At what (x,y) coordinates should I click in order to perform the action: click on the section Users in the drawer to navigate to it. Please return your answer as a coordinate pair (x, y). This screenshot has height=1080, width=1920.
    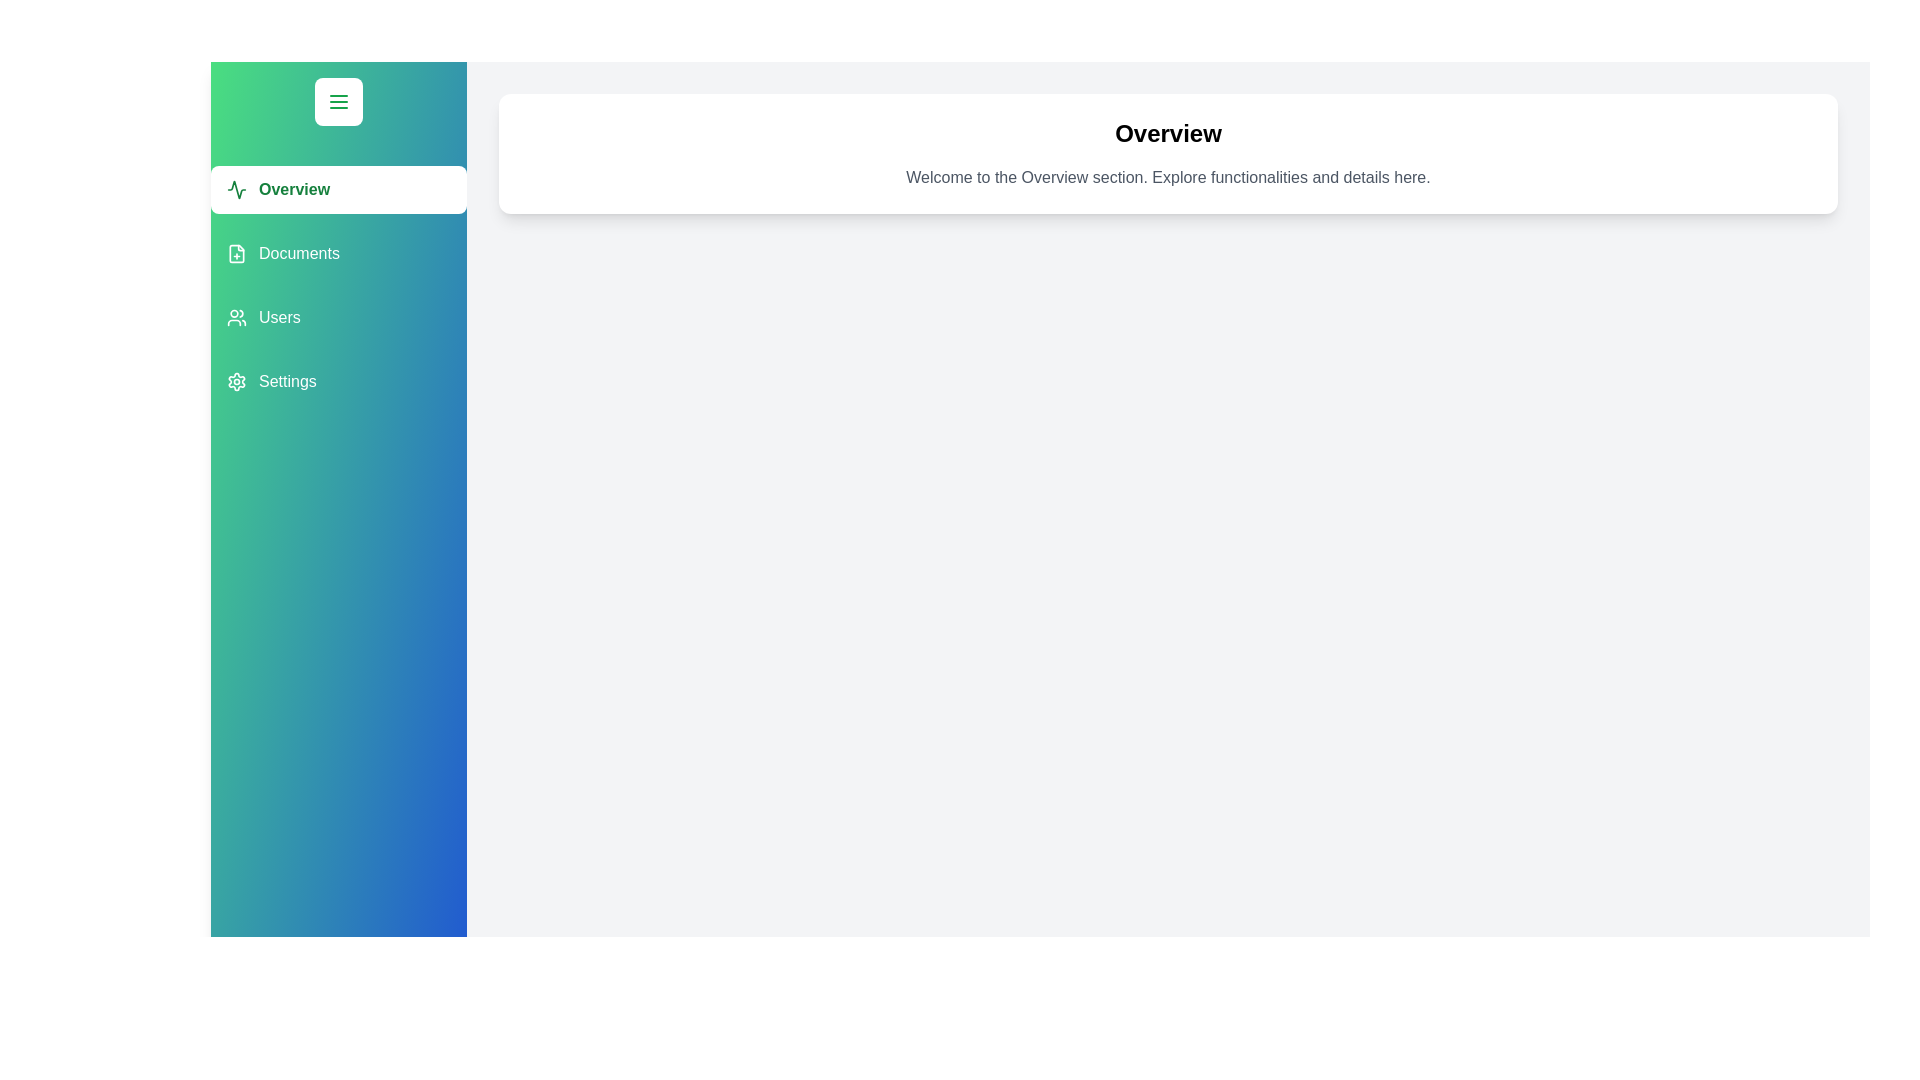
    Looking at the image, I should click on (339, 316).